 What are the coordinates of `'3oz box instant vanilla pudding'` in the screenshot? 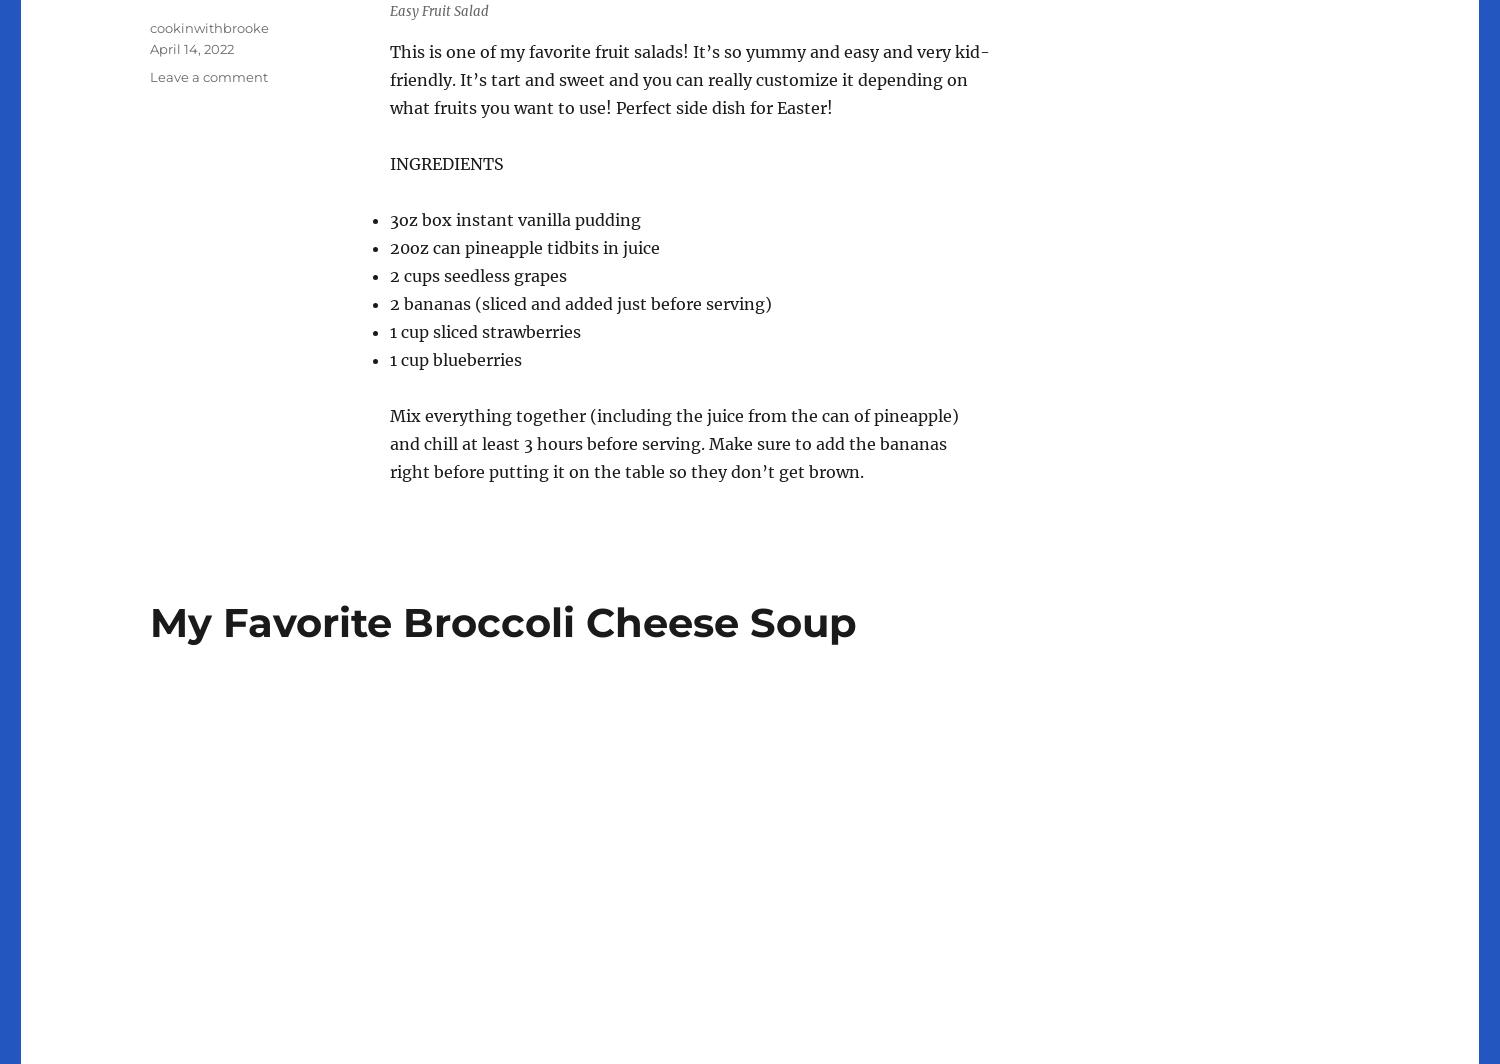 It's located at (390, 220).